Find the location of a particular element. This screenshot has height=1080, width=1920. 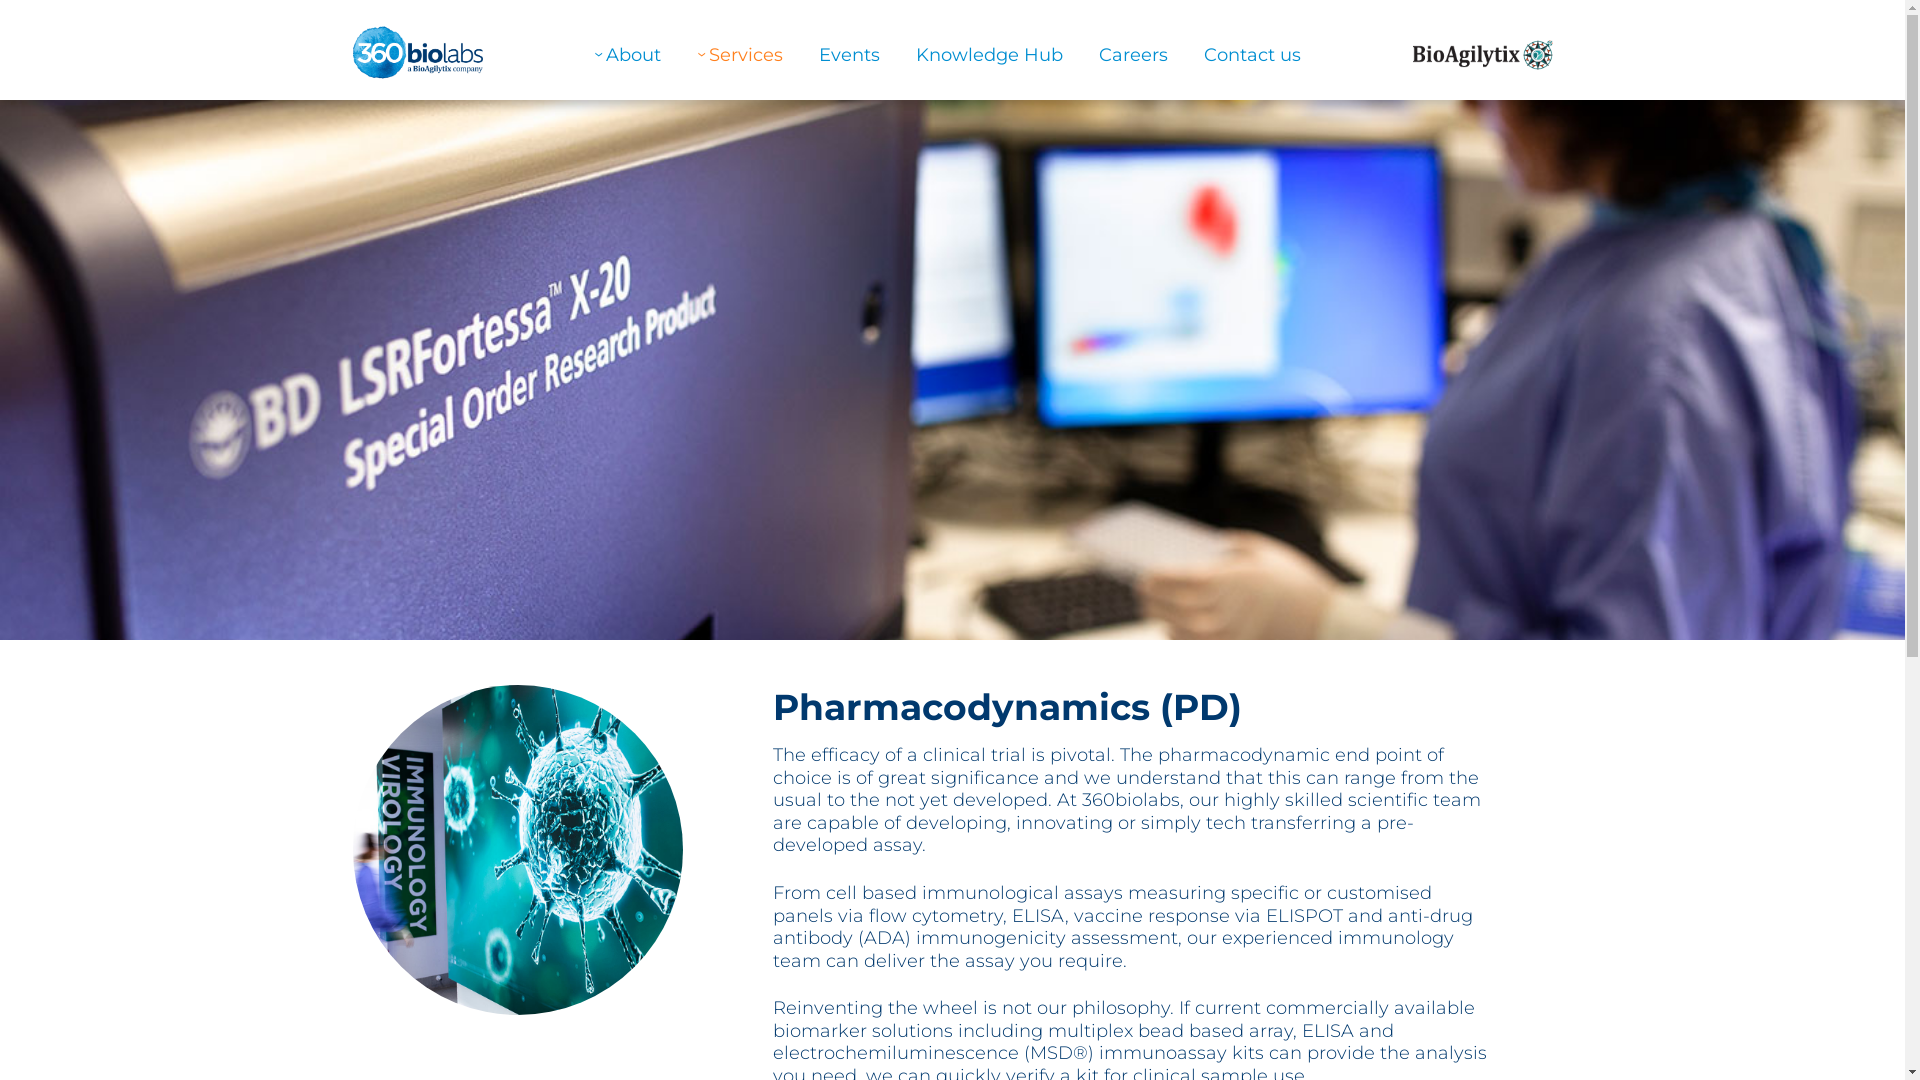

'About' is located at coordinates (626, 53).